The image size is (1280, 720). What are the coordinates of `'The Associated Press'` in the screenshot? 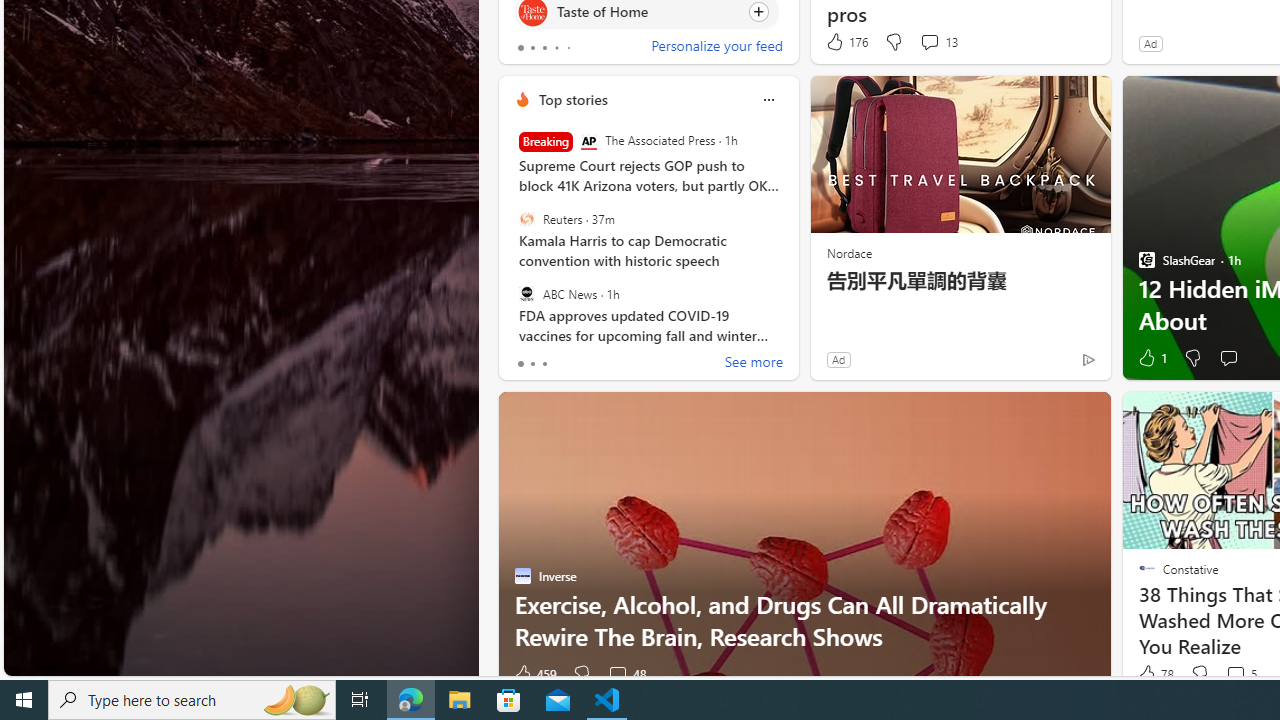 It's located at (587, 141).